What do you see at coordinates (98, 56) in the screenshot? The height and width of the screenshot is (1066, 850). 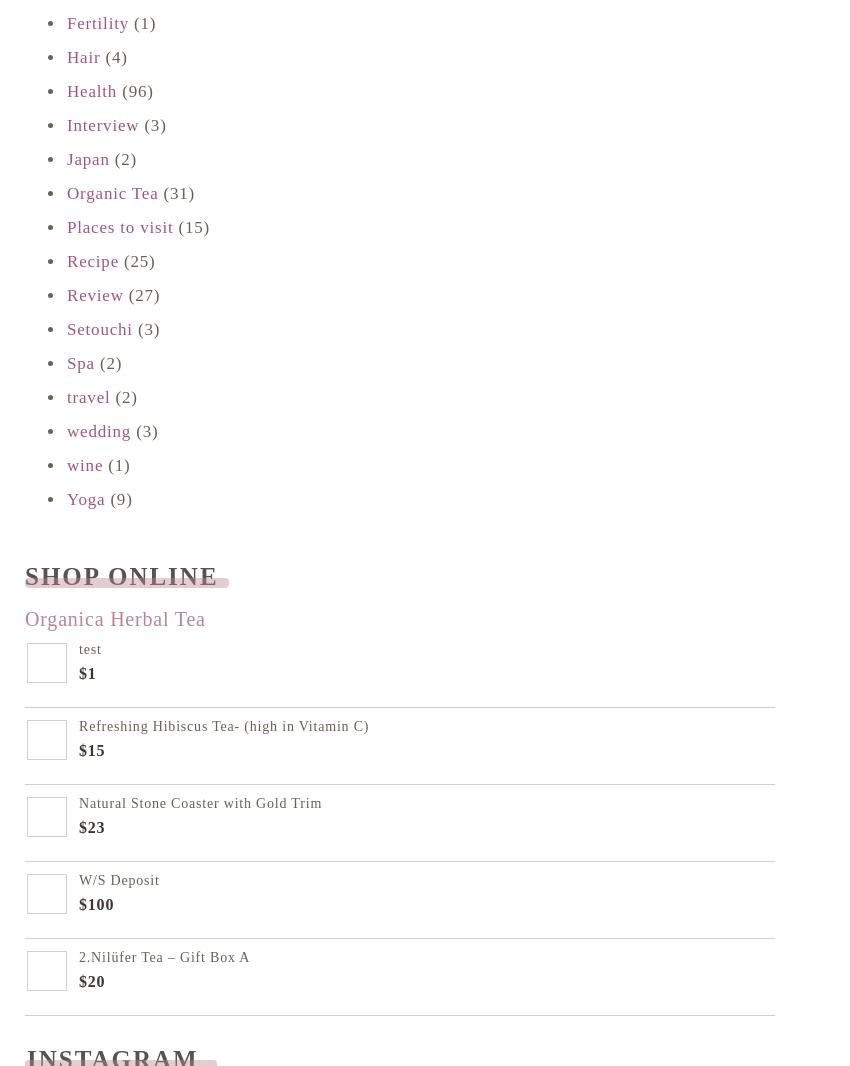 I see `'(4)'` at bounding box center [98, 56].